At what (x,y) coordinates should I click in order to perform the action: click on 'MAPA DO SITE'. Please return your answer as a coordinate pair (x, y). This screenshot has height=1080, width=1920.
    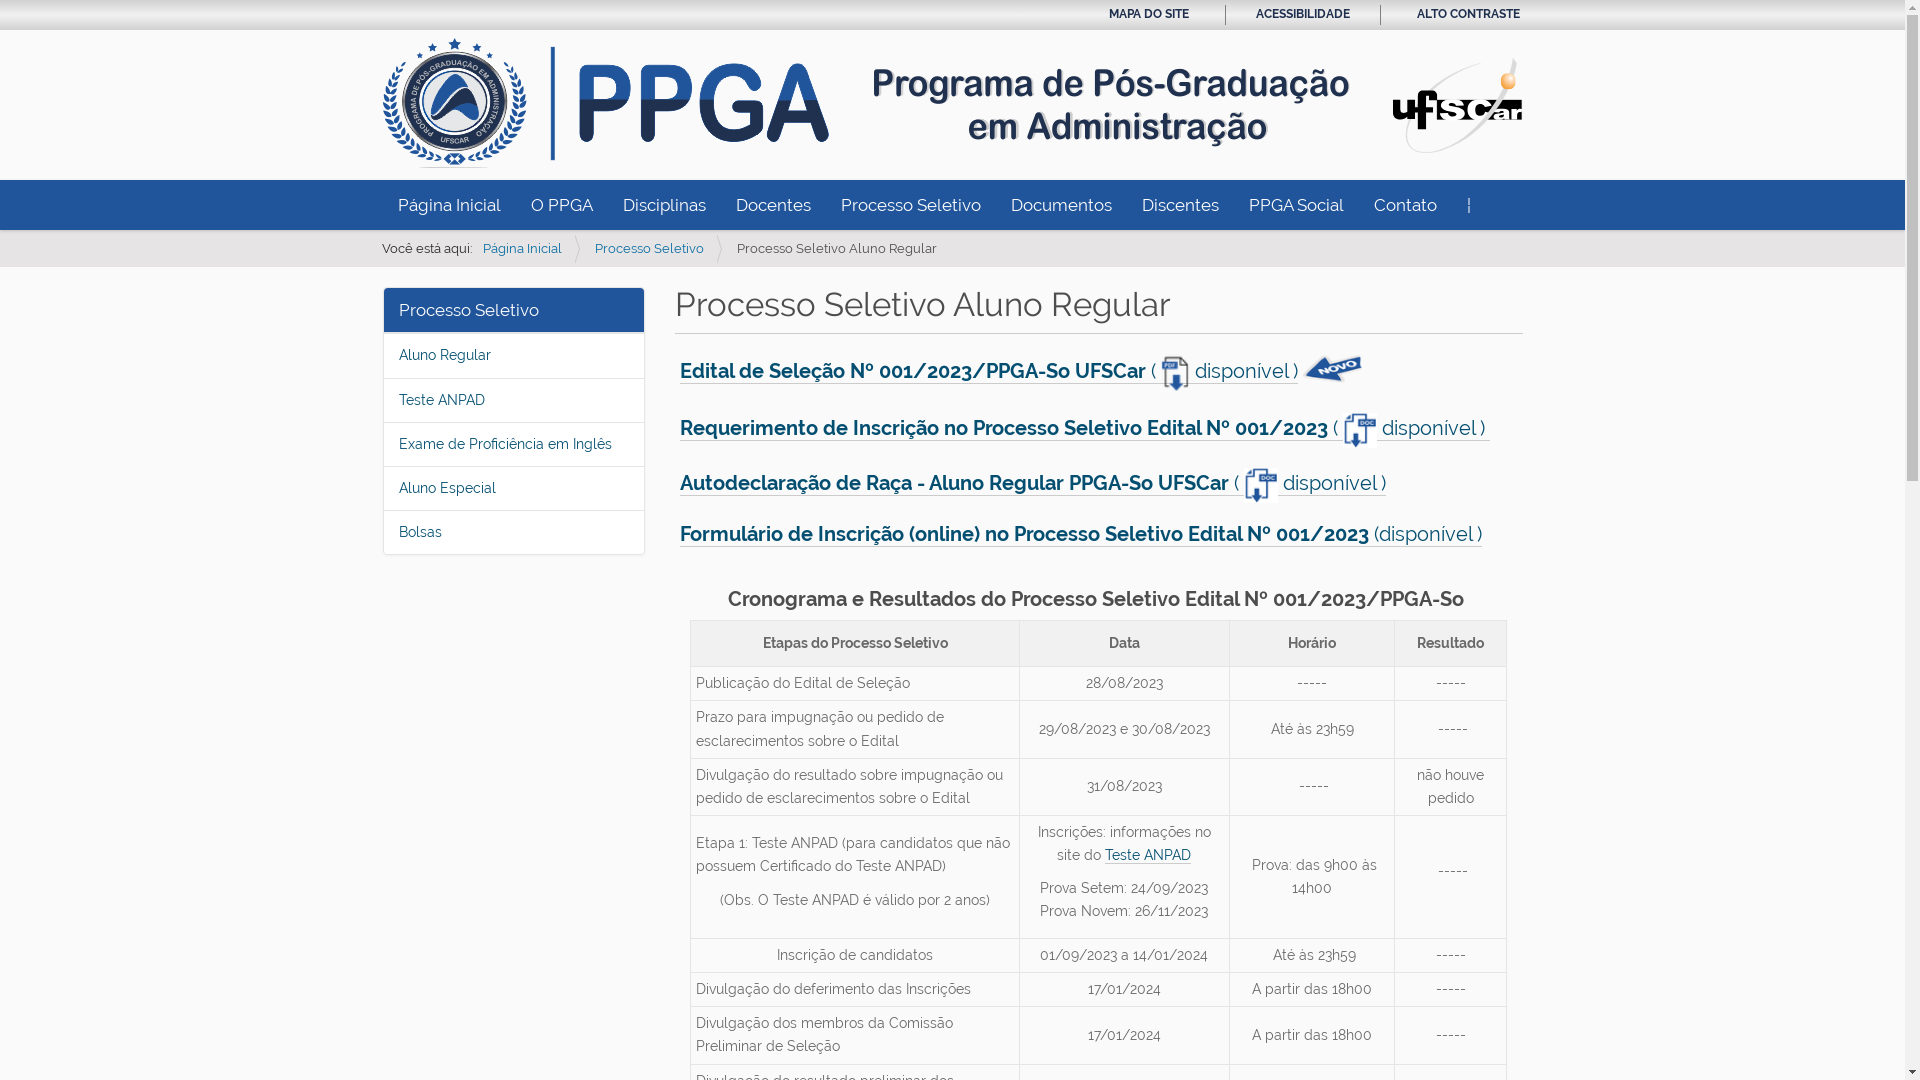
    Looking at the image, I should click on (1107, 14).